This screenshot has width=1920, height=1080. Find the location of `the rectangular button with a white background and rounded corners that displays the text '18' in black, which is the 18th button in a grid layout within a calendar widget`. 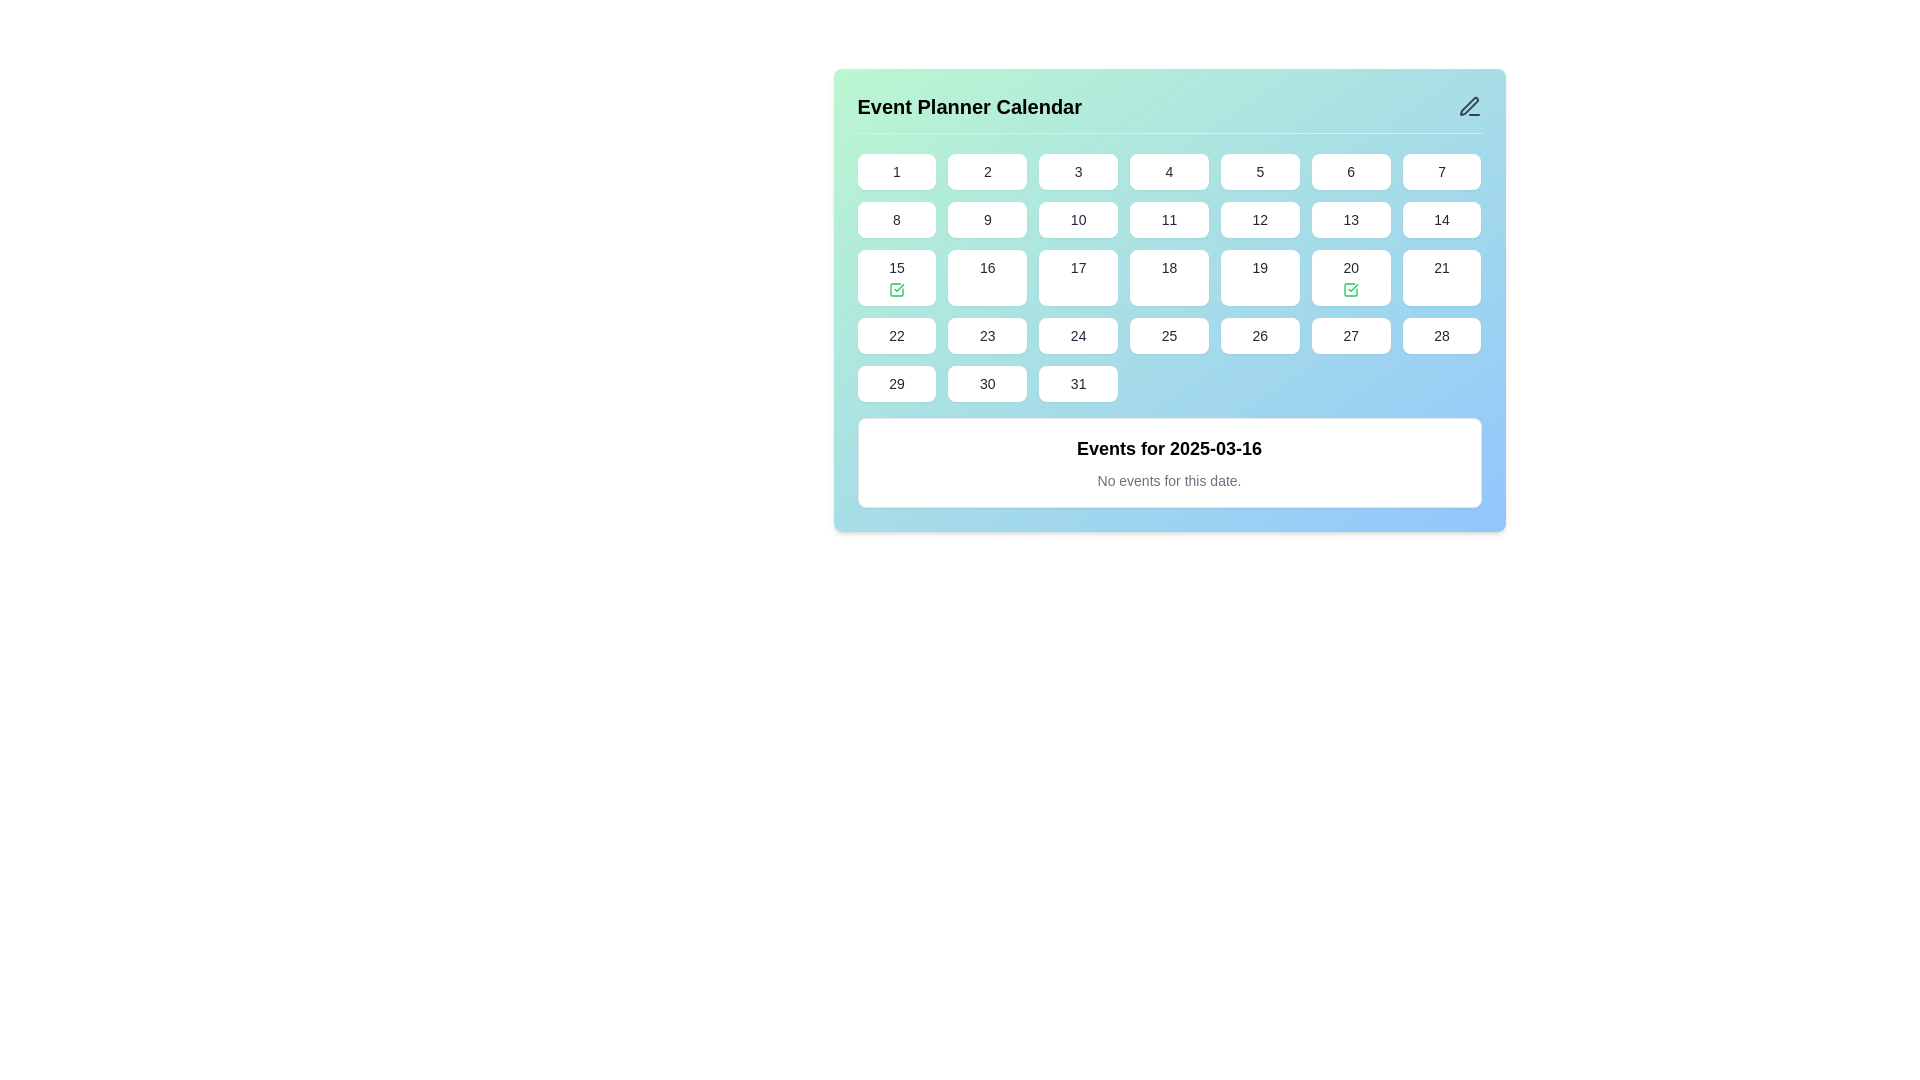

the rectangular button with a white background and rounded corners that displays the text '18' in black, which is the 18th button in a grid layout within a calendar widget is located at coordinates (1169, 277).